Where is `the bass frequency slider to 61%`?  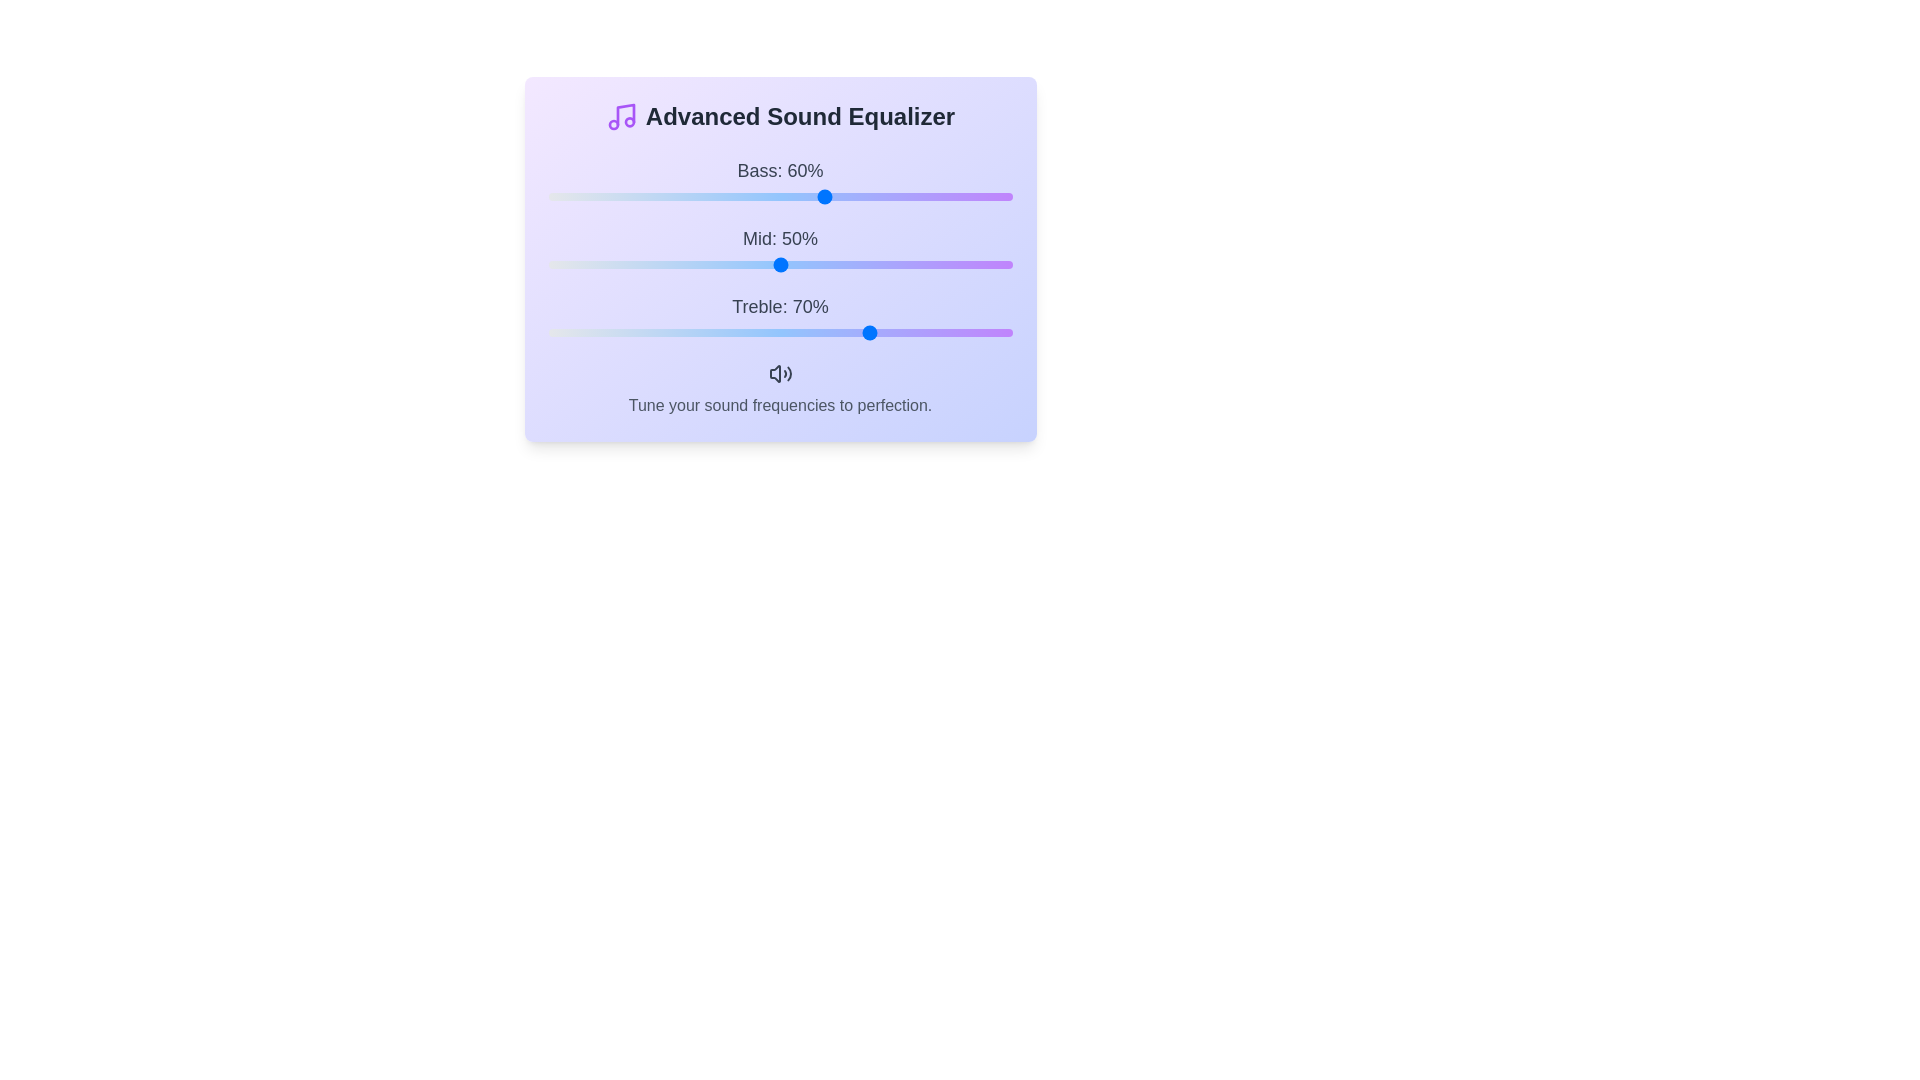 the bass frequency slider to 61% is located at coordinates (831, 196).